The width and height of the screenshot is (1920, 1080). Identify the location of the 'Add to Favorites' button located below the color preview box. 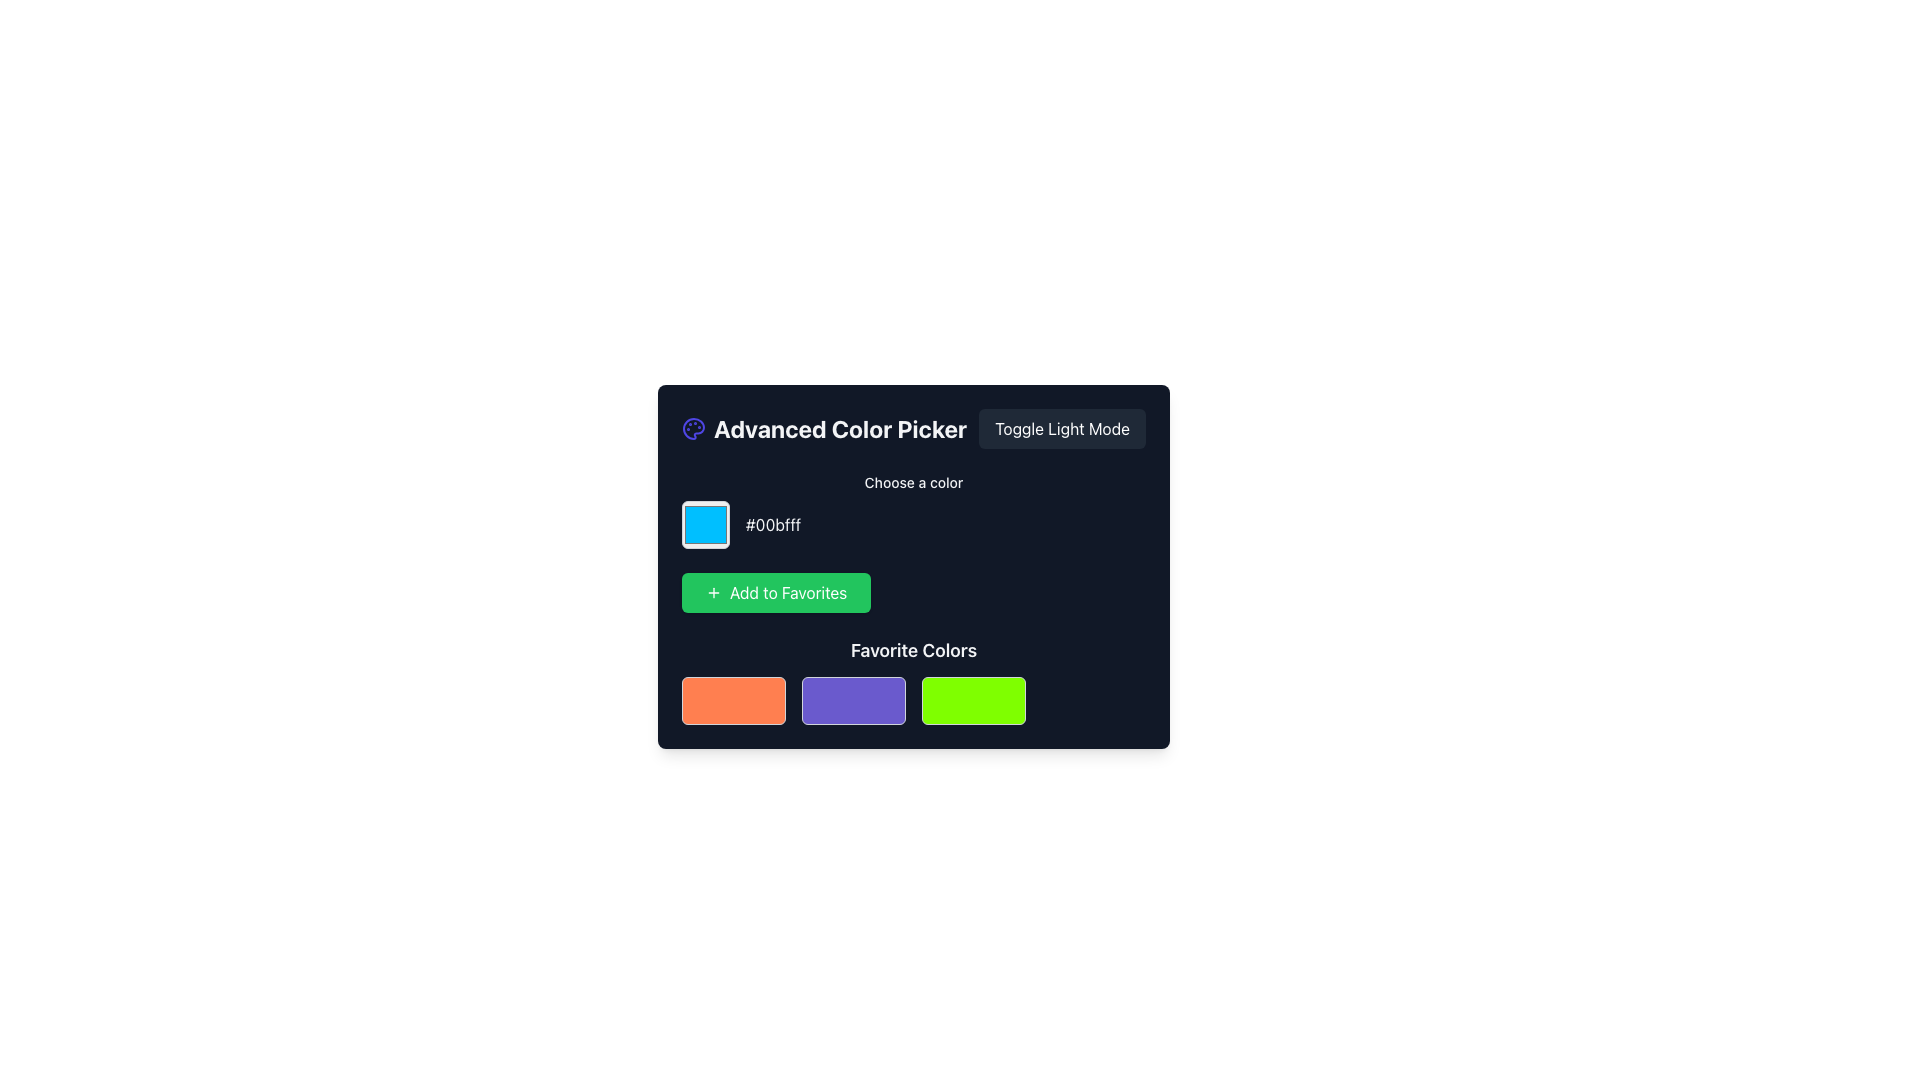
(775, 592).